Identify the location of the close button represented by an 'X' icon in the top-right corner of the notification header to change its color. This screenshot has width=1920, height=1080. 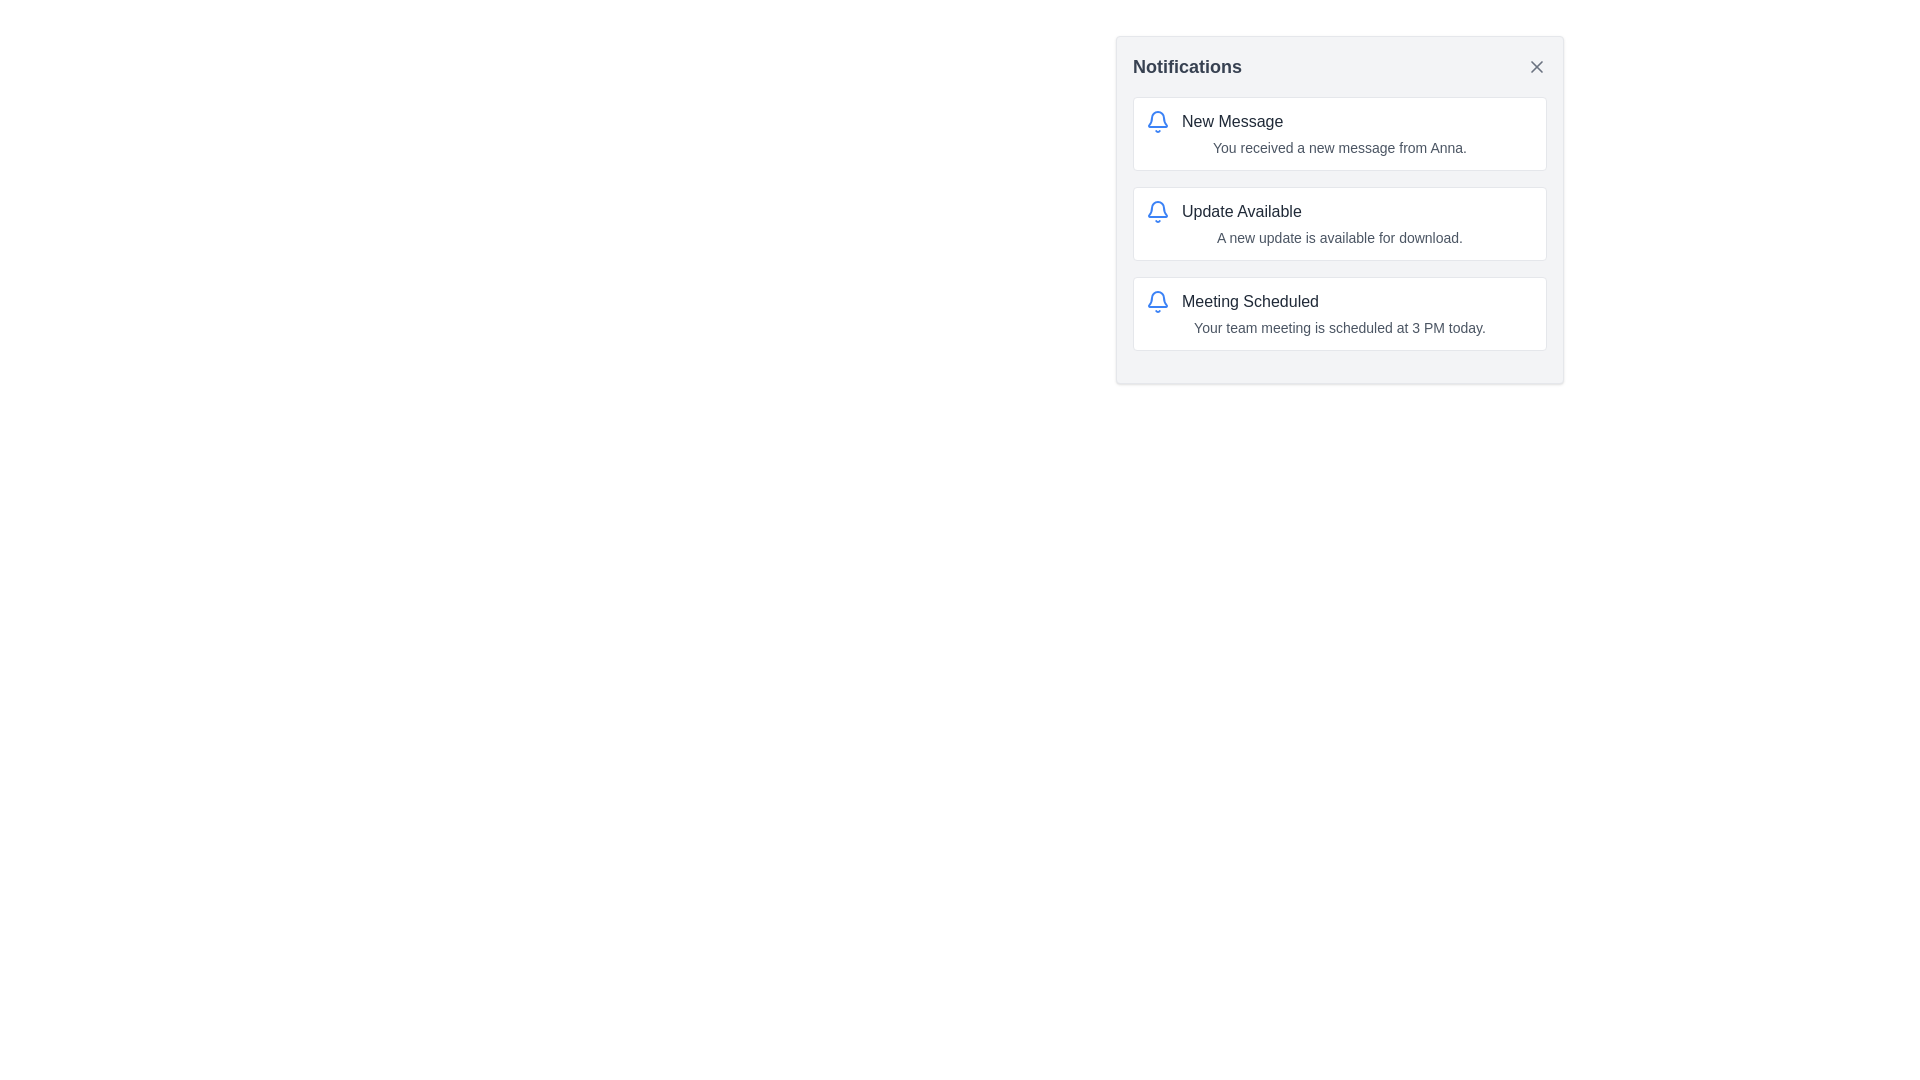
(1535, 65).